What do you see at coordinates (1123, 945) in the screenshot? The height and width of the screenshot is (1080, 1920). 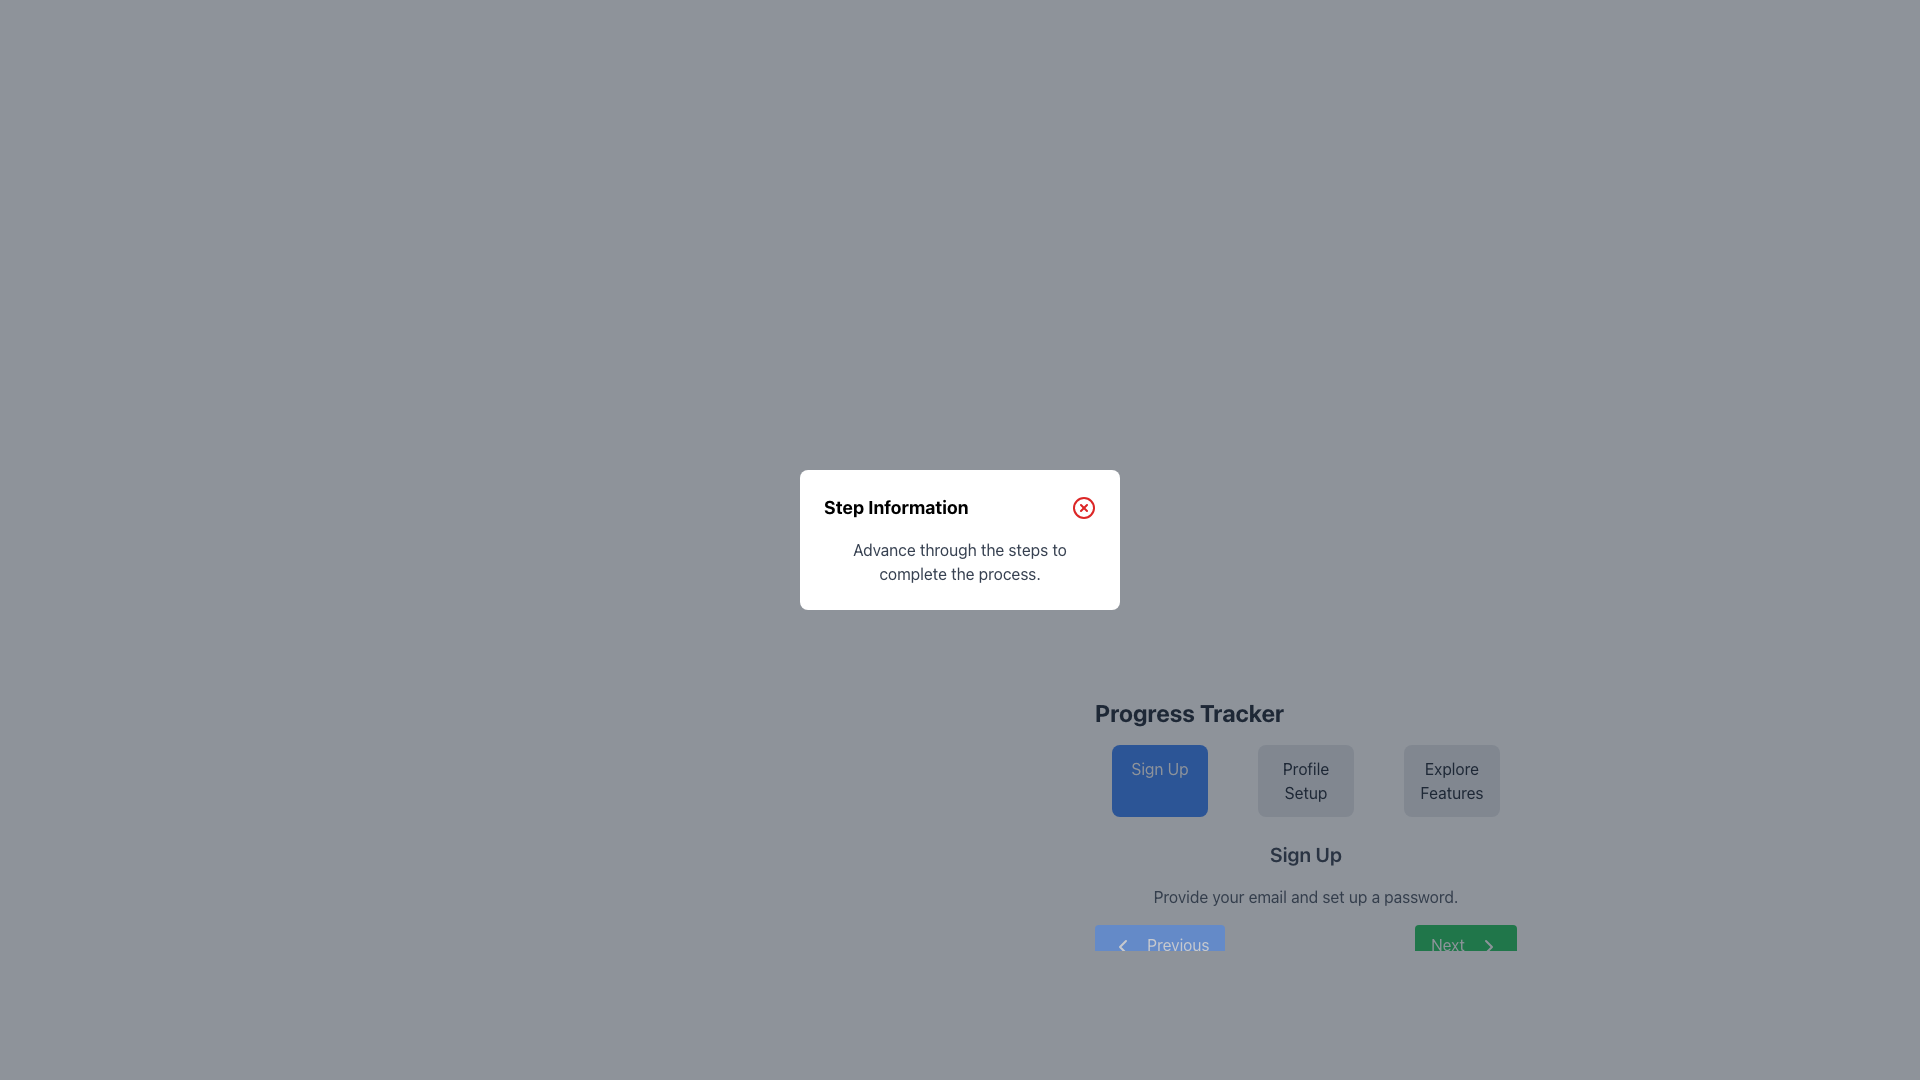 I see `the left-facing chevron arrow icon within the 'Previous' button, located in the 'Progress Tracker' section` at bounding box center [1123, 945].